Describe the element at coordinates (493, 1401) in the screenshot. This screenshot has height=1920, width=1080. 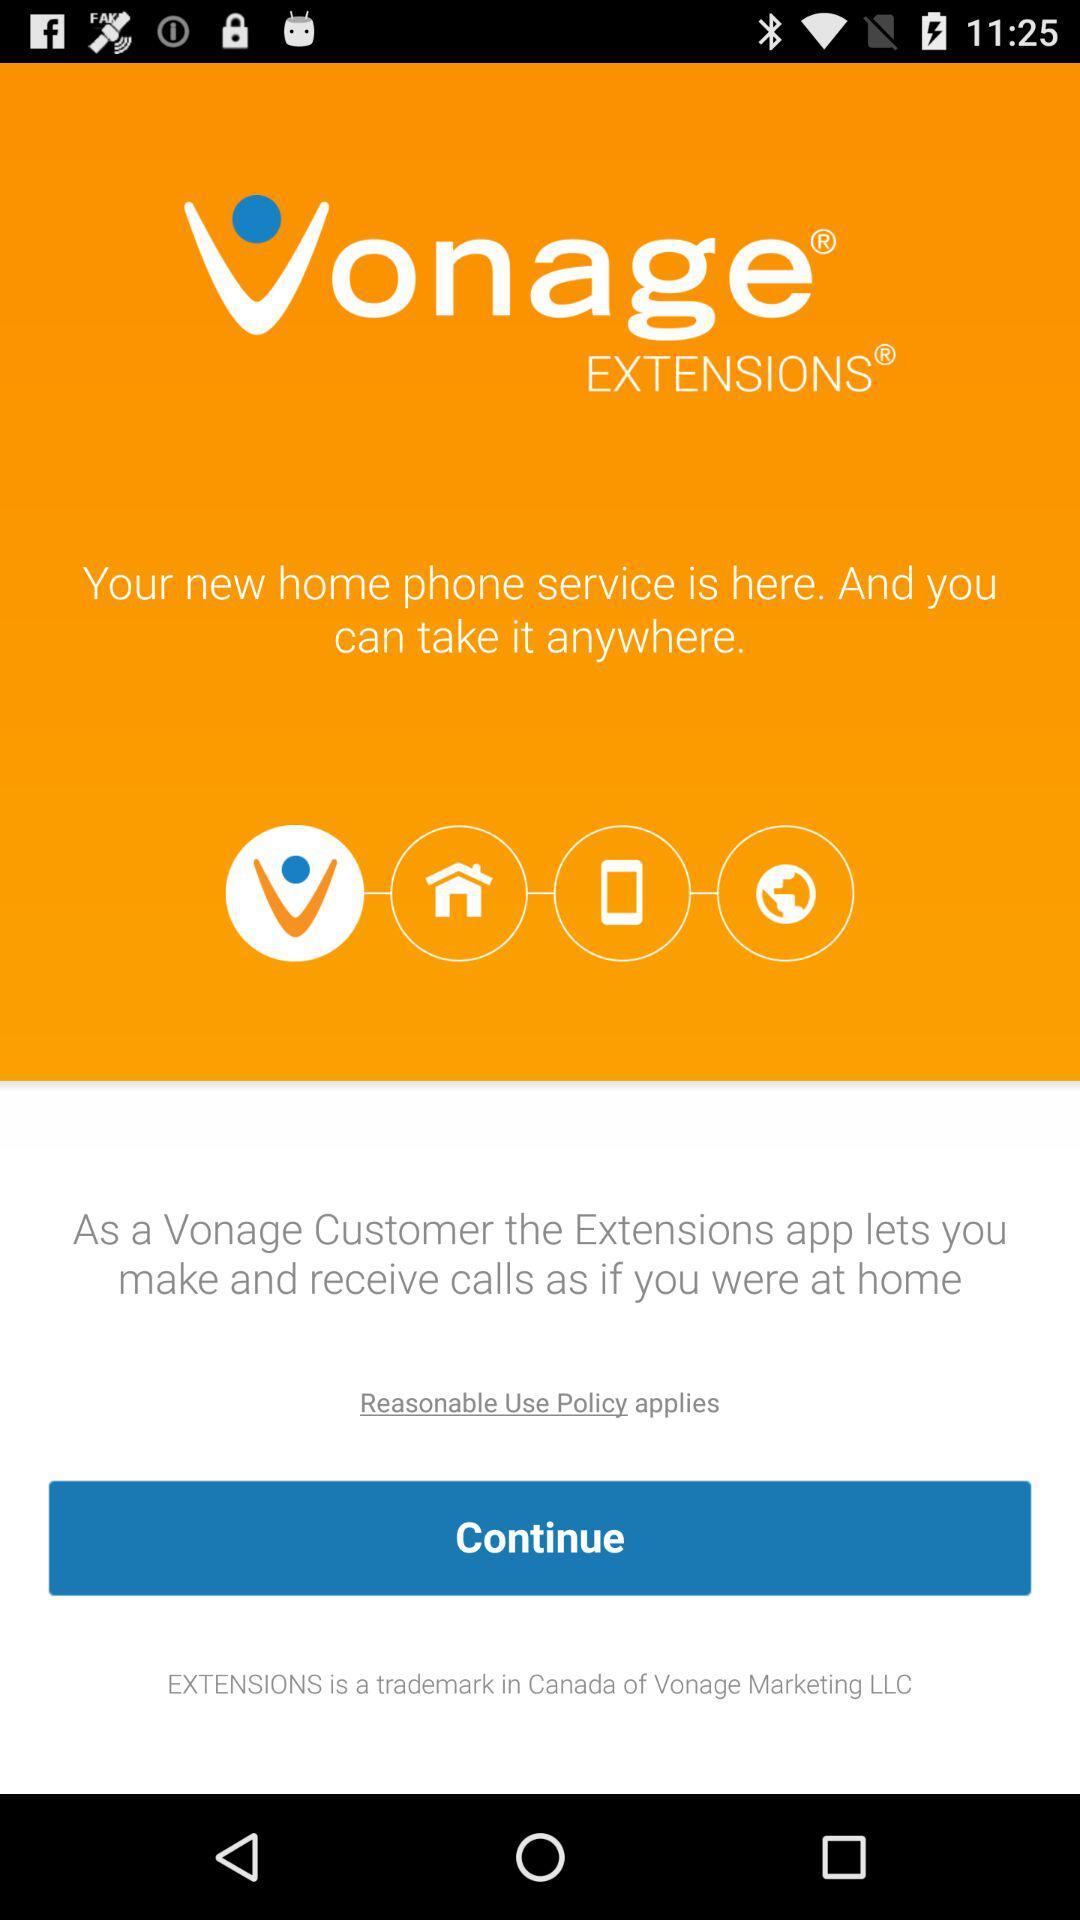
I see `item next to  applies icon` at that location.